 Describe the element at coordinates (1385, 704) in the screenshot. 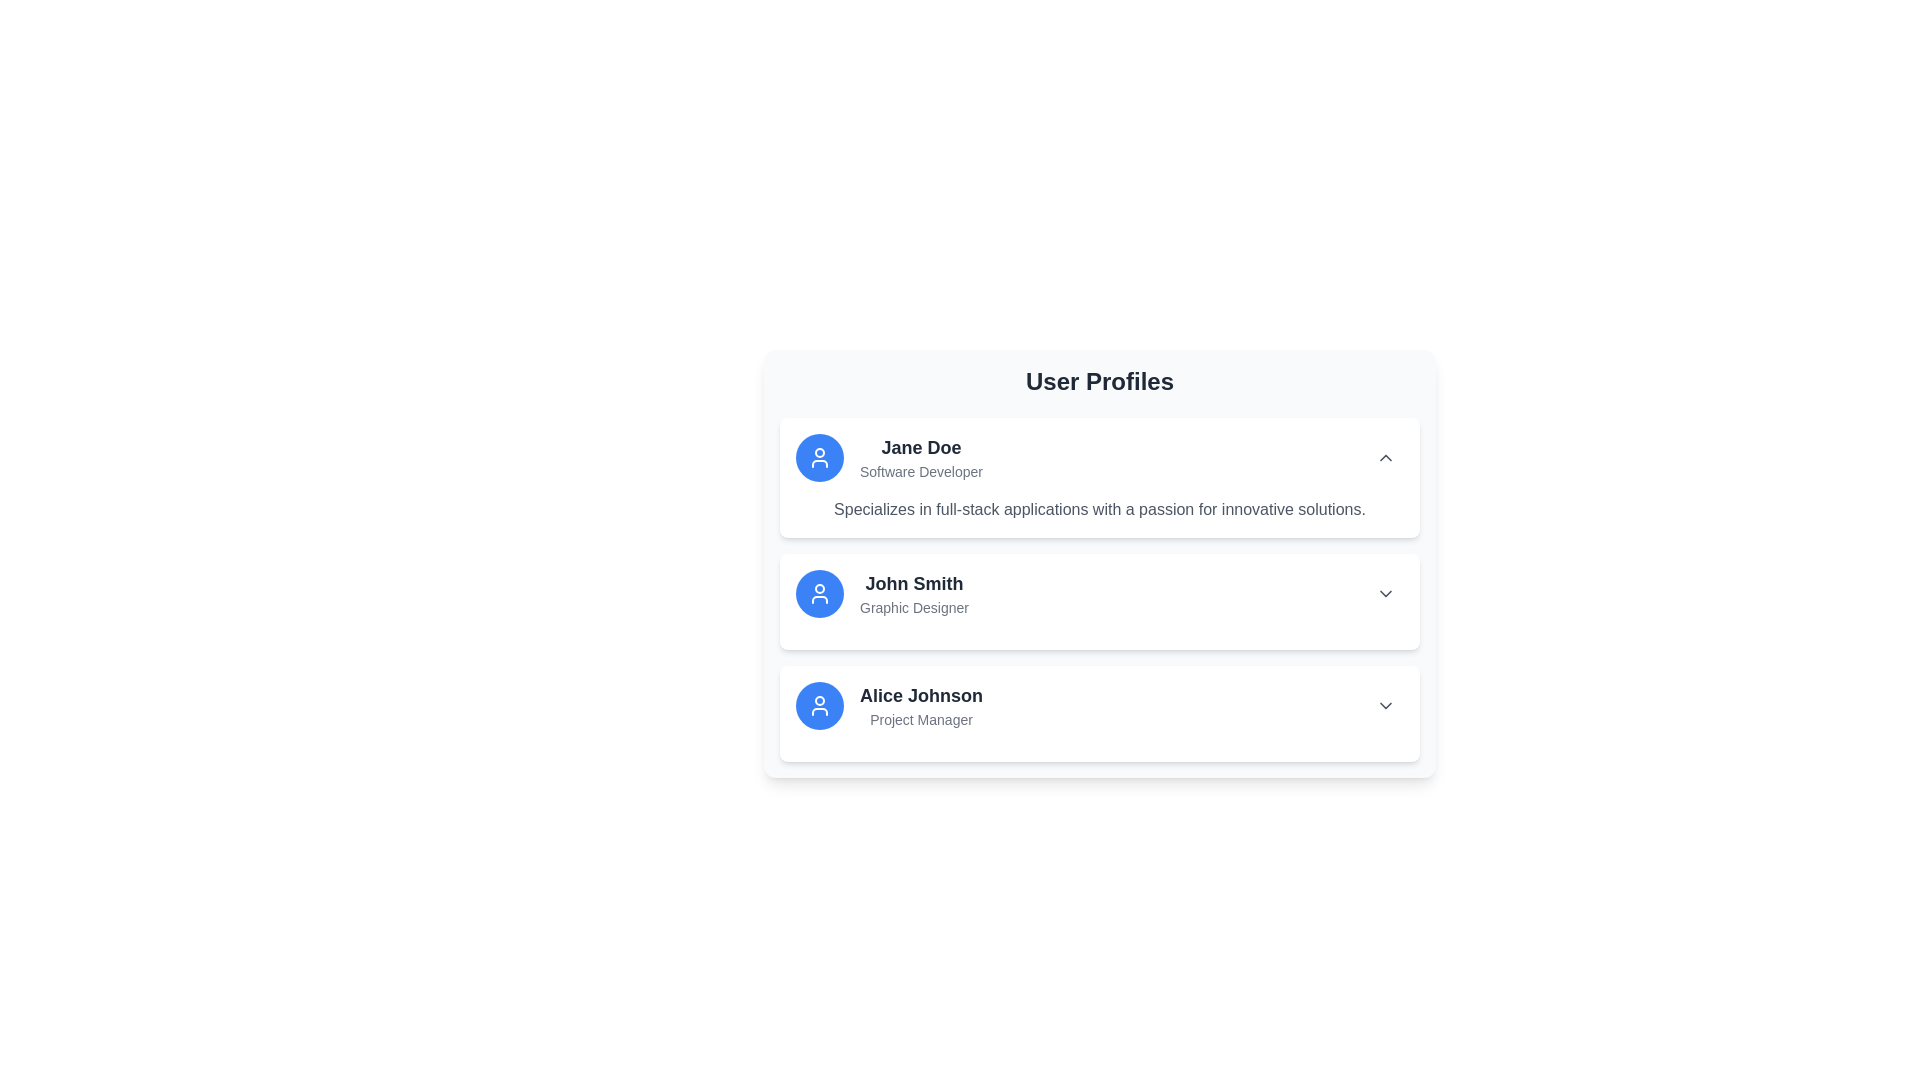

I see `the small square button with a downward-pointing chevron icon located at the top-right corner of the 'Alice Johnson - Project Manager' card` at that location.